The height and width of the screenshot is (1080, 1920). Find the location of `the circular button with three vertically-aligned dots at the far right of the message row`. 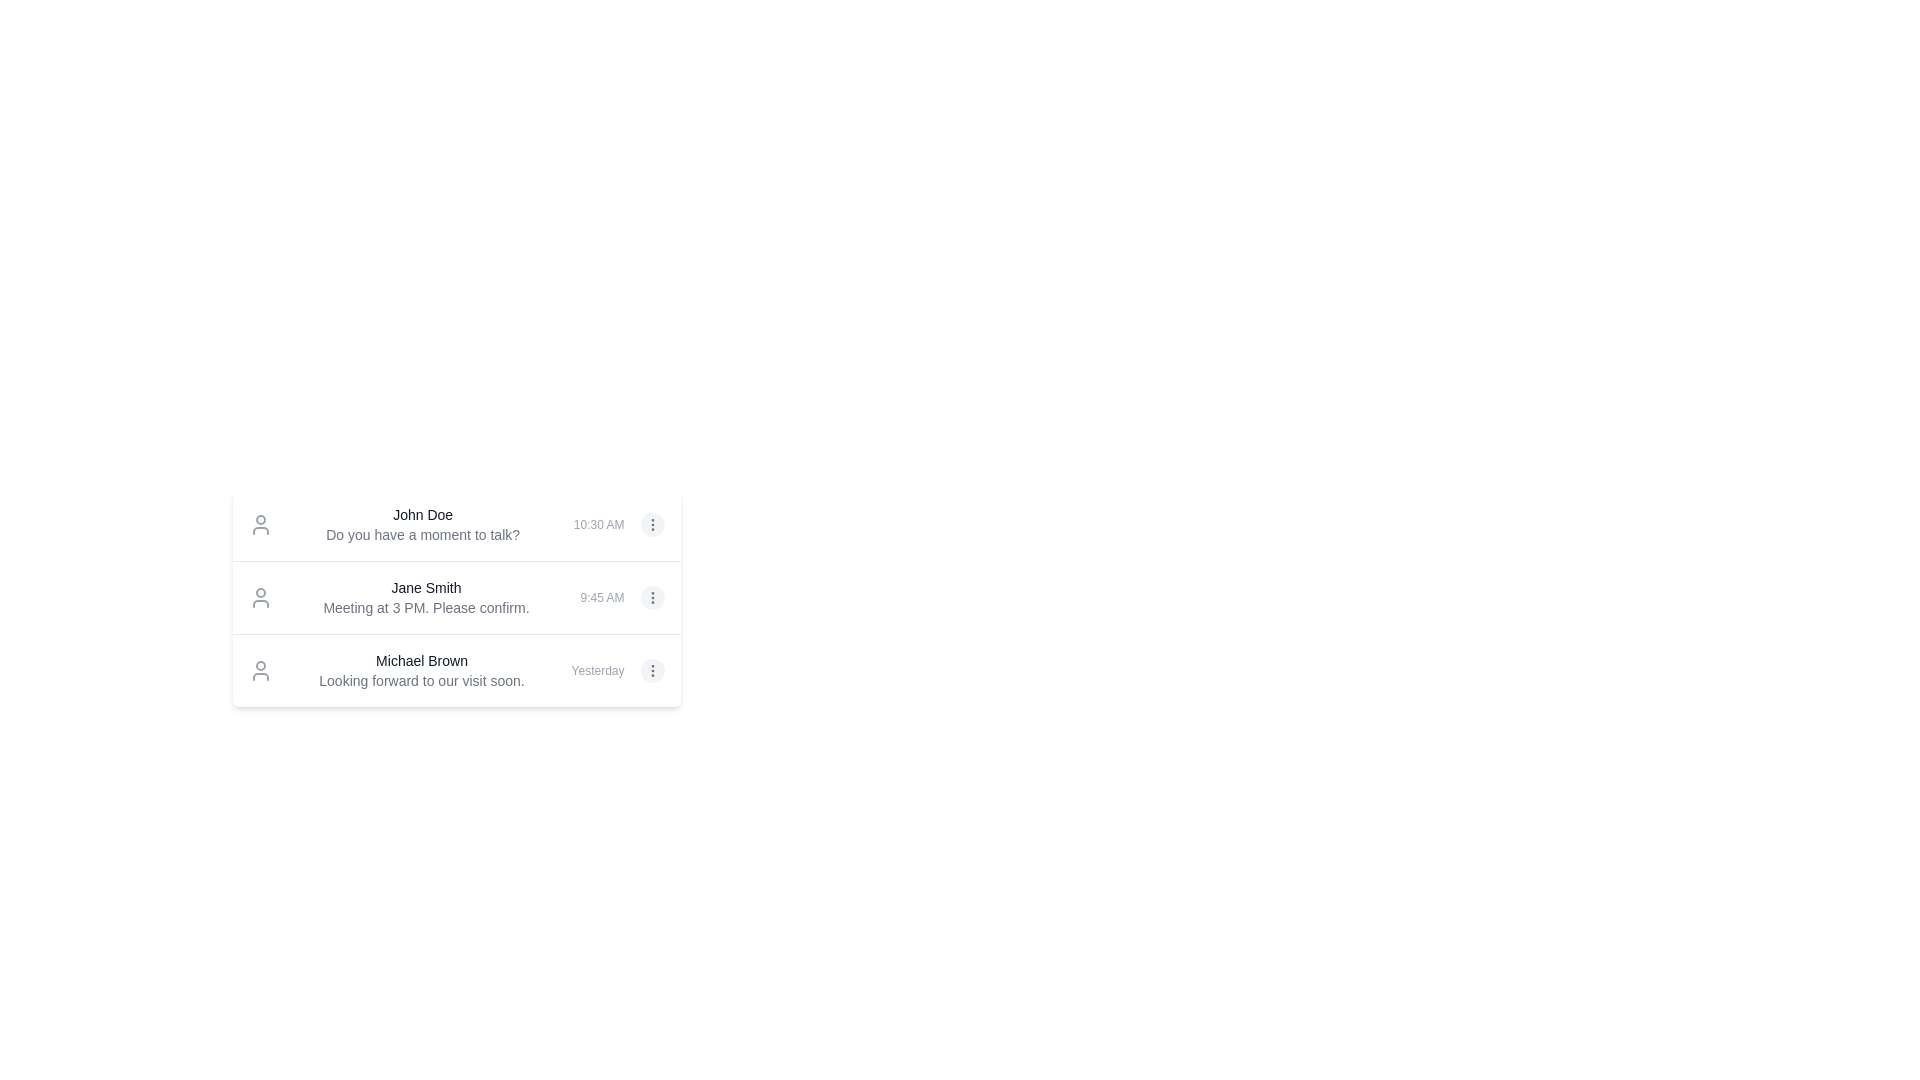

the circular button with three vertically-aligned dots at the far right of the message row is located at coordinates (652, 671).